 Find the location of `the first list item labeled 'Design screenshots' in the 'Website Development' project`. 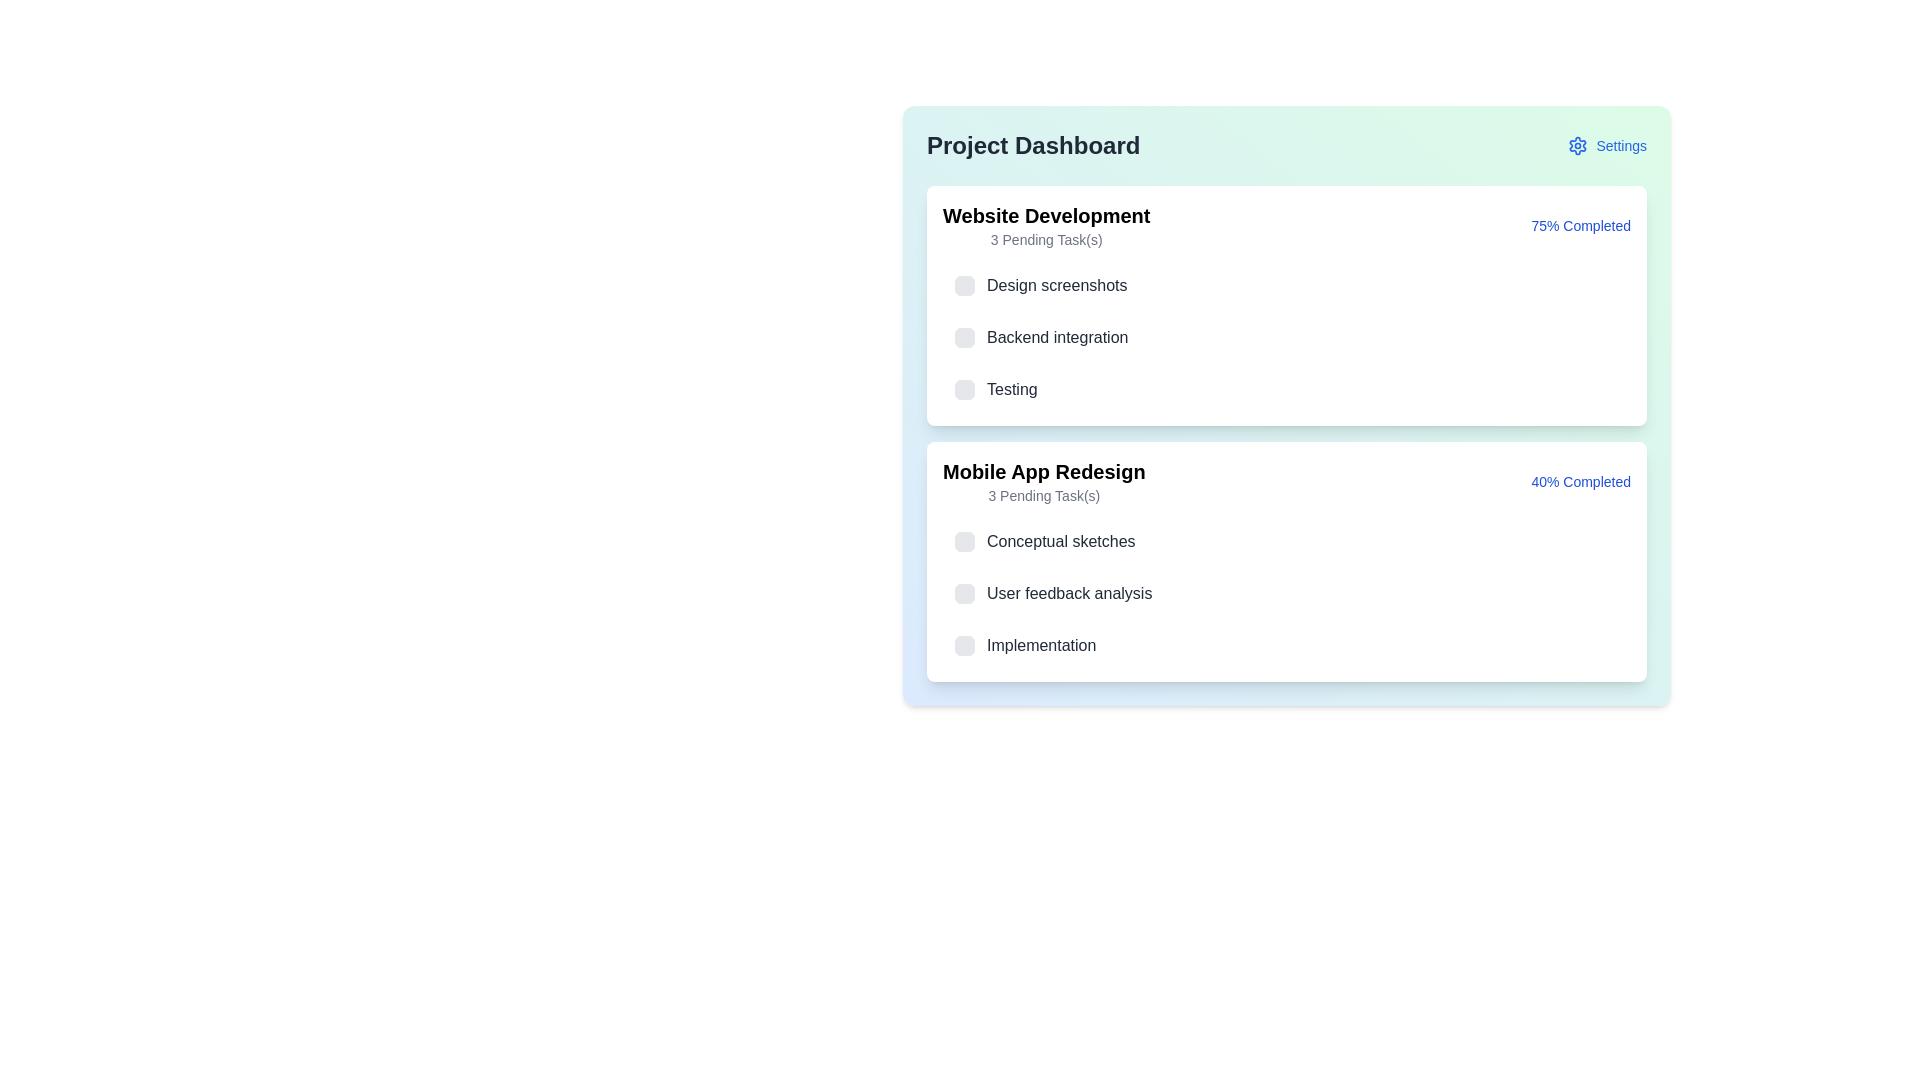

the first list item labeled 'Design screenshots' in the 'Website Development' project is located at coordinates (1286, 285).